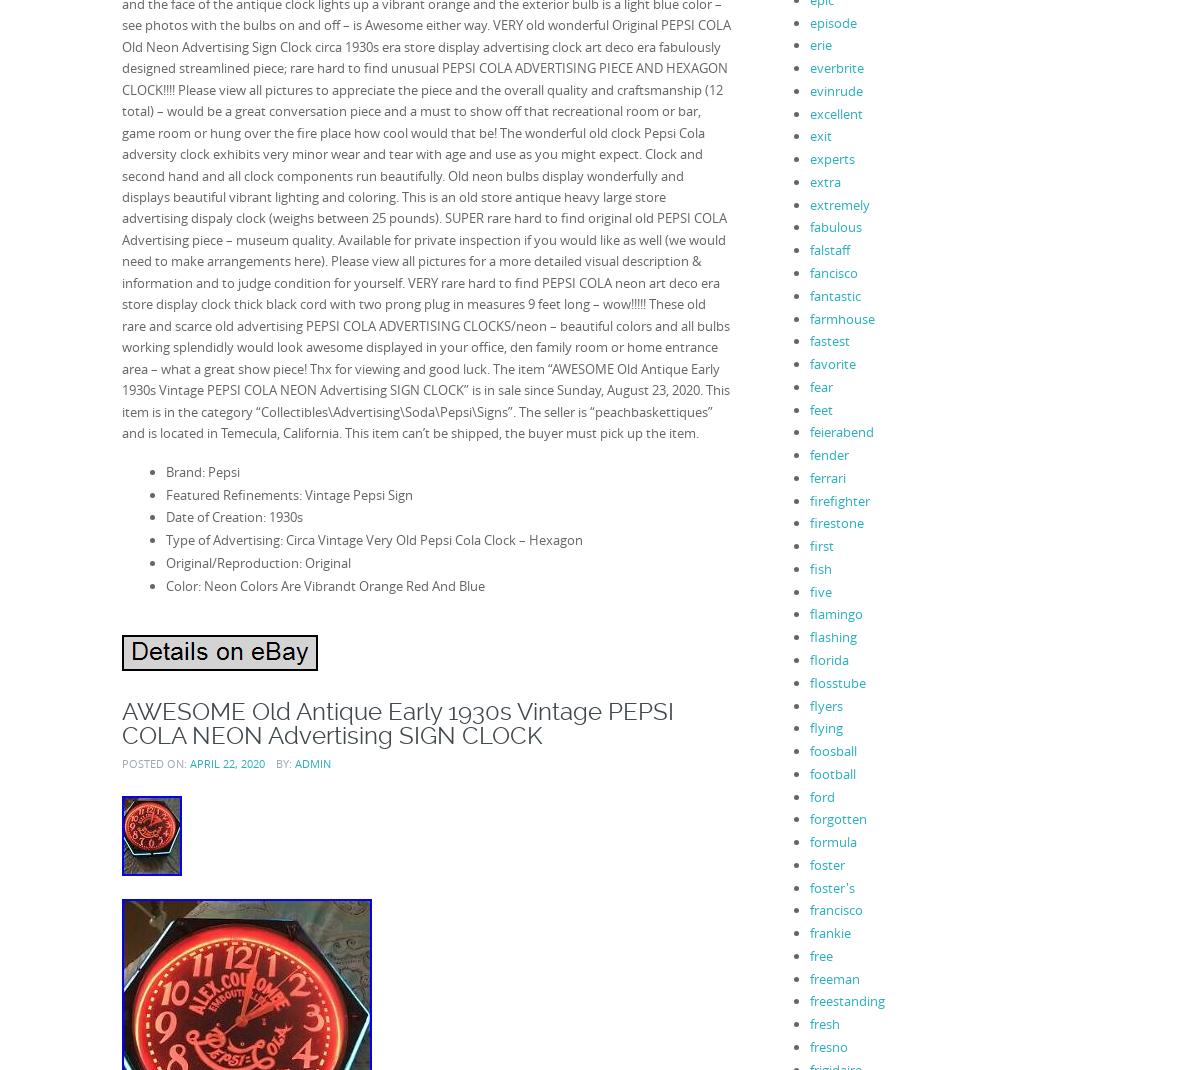 The image size is (1184, 1070). I want to click on 'fresh', so click(823, 1023).